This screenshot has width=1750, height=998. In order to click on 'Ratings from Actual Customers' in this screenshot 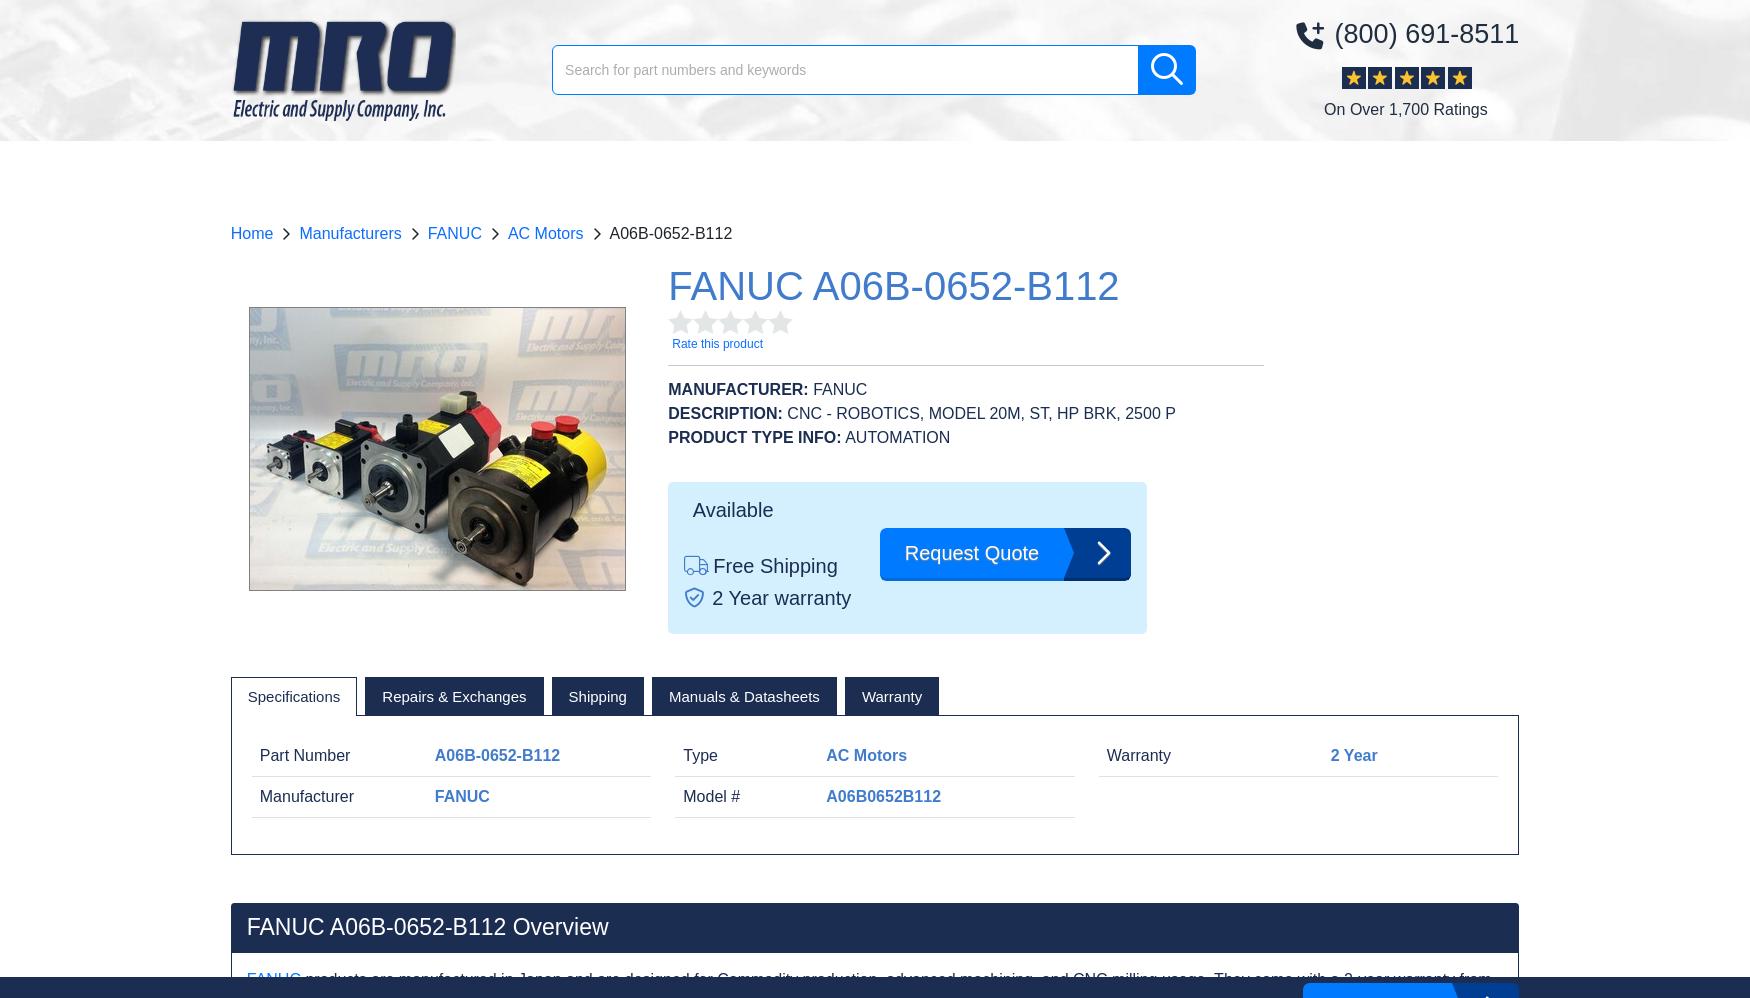, I will do `click(910, 328)`.